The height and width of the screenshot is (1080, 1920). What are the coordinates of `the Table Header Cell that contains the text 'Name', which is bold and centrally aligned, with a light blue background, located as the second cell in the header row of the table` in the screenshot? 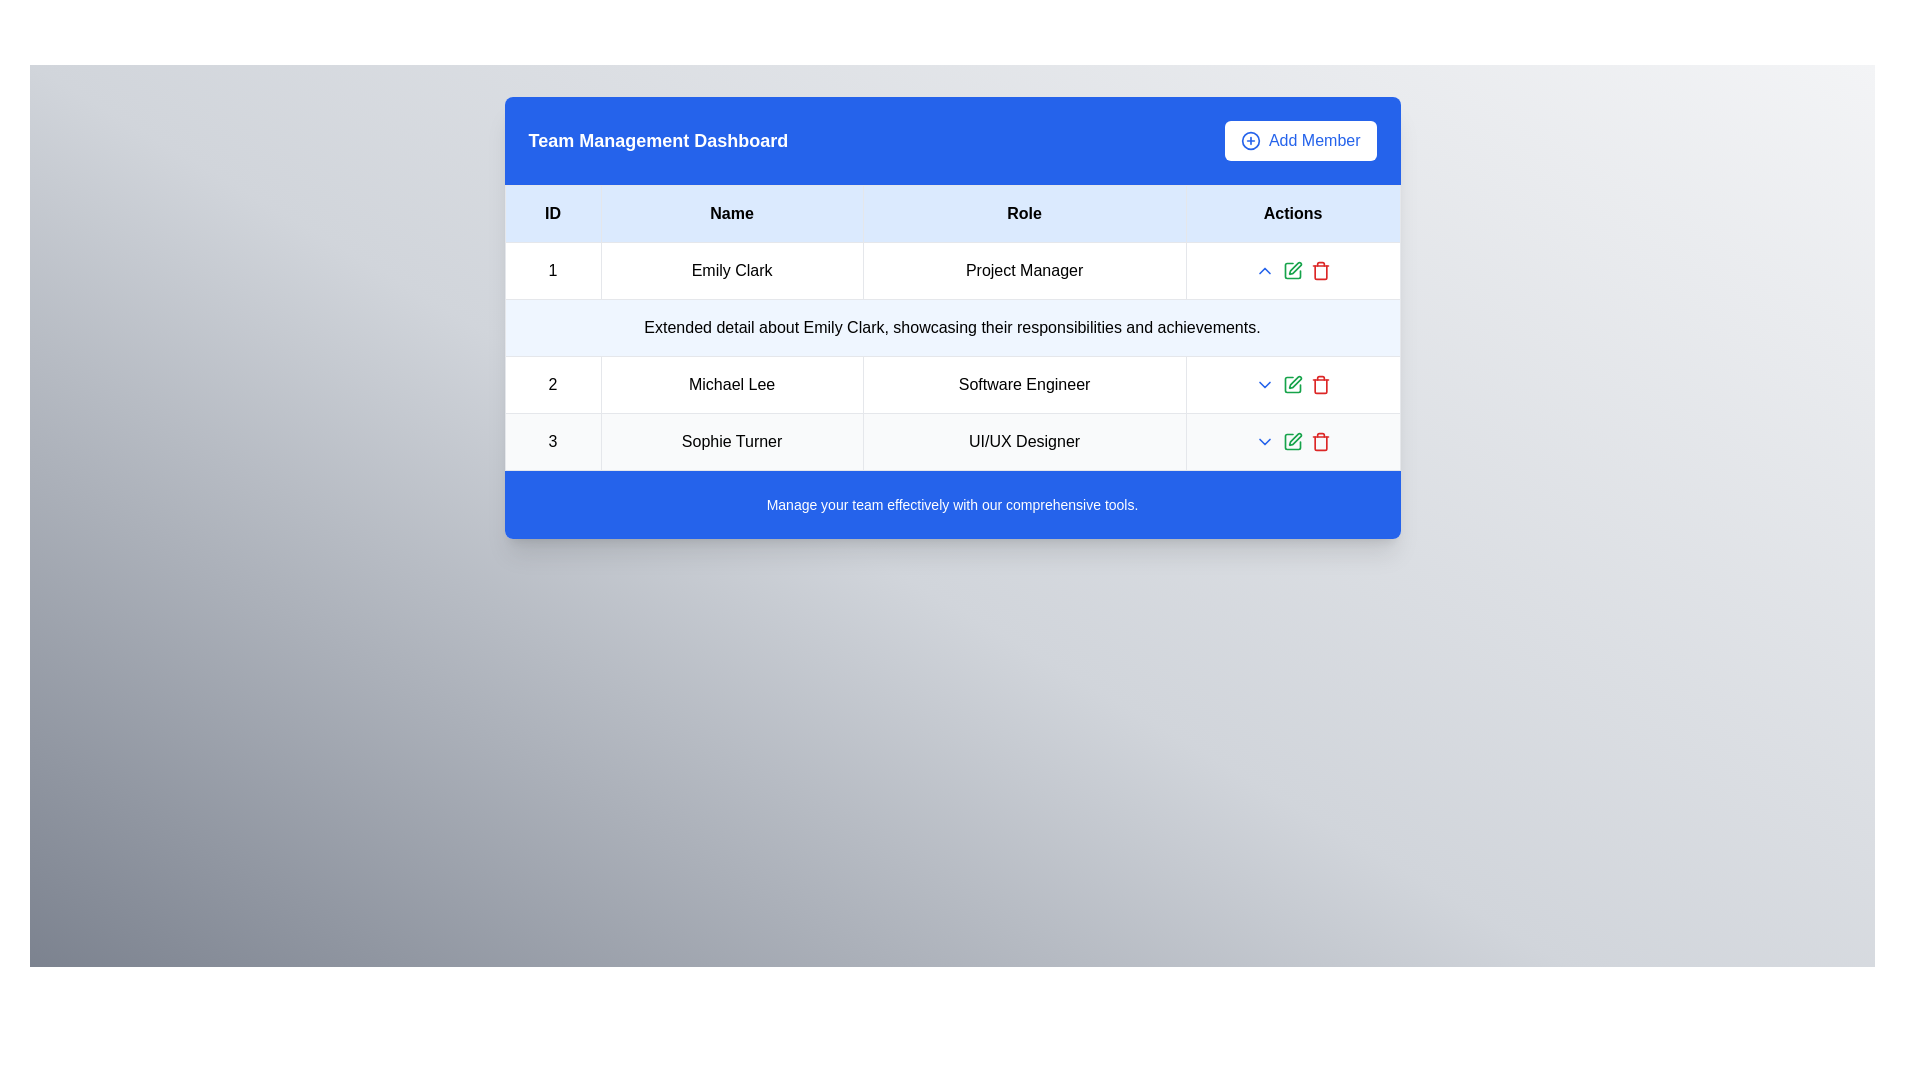 It's located at (731, 213).